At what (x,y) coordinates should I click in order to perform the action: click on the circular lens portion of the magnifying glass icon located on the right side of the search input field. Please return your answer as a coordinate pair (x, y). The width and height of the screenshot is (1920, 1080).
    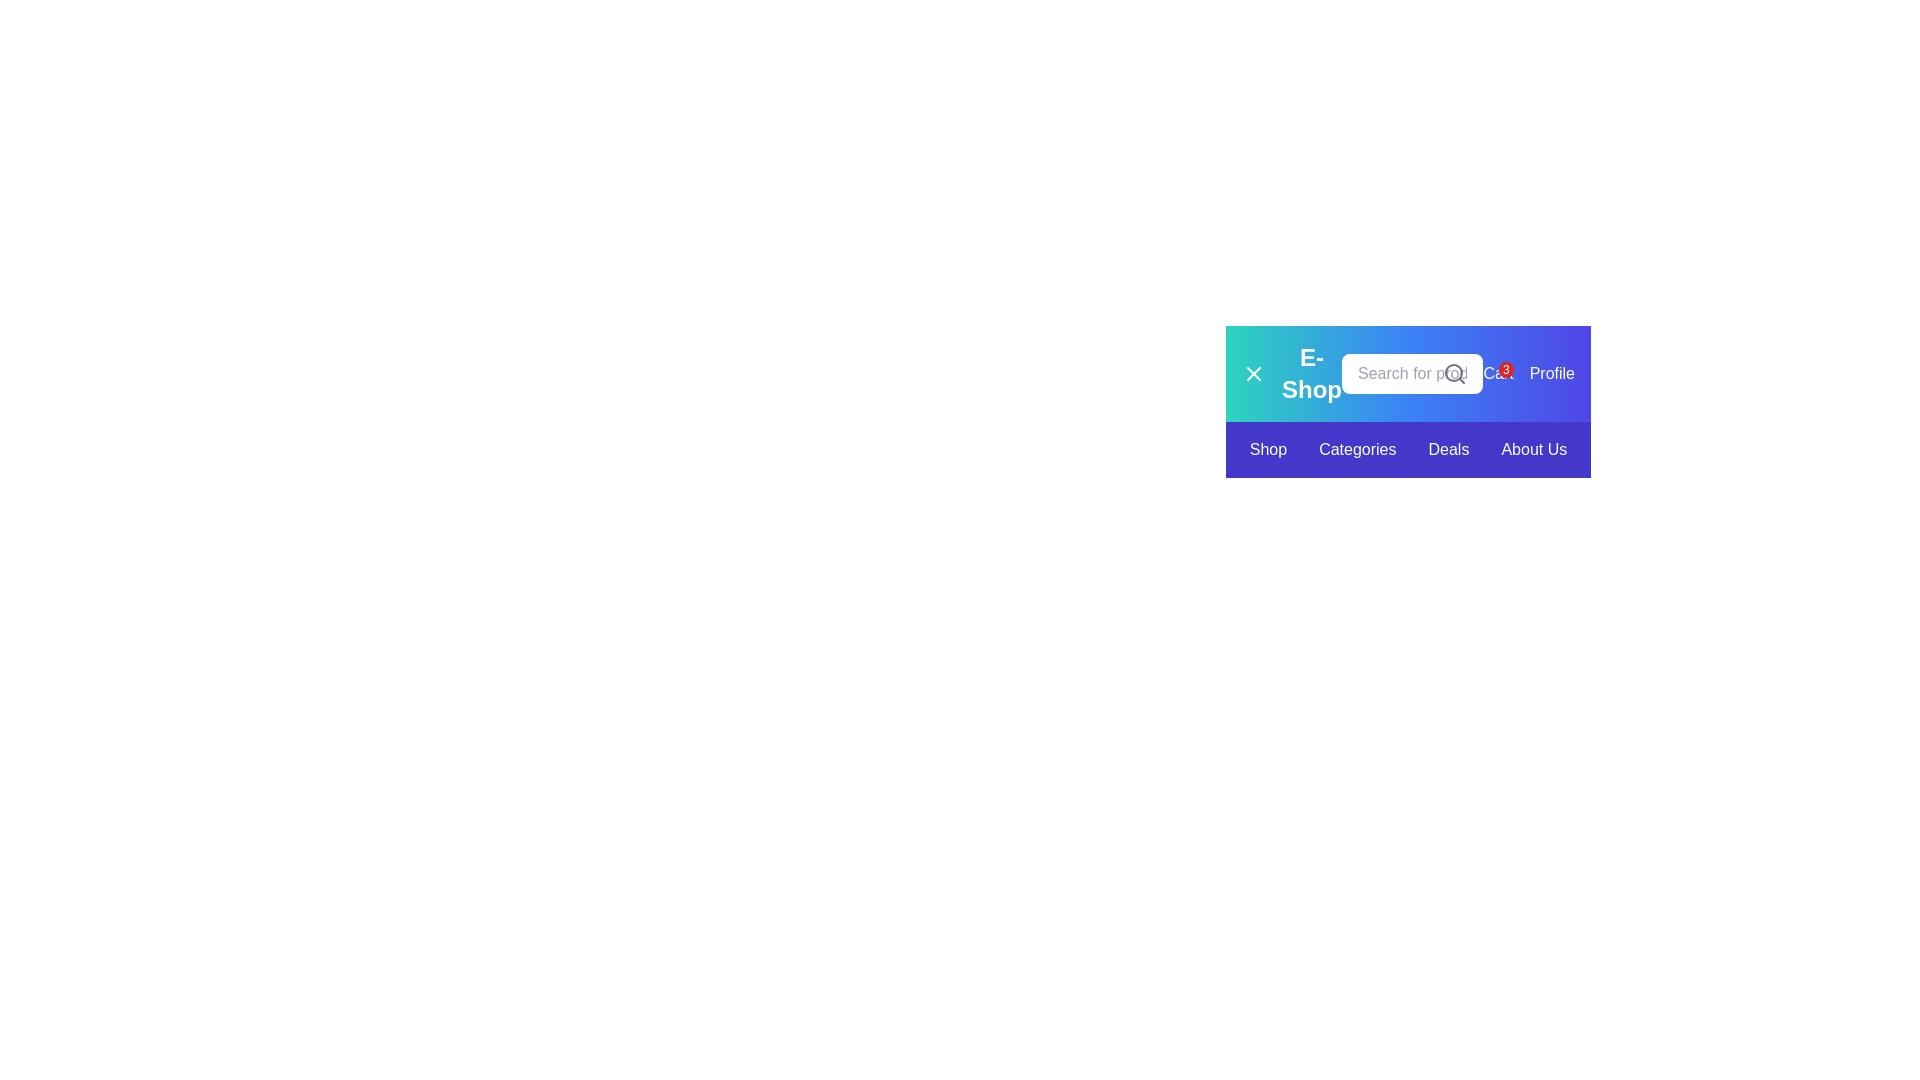
    Looking at the image, I should click on (1454, 373).